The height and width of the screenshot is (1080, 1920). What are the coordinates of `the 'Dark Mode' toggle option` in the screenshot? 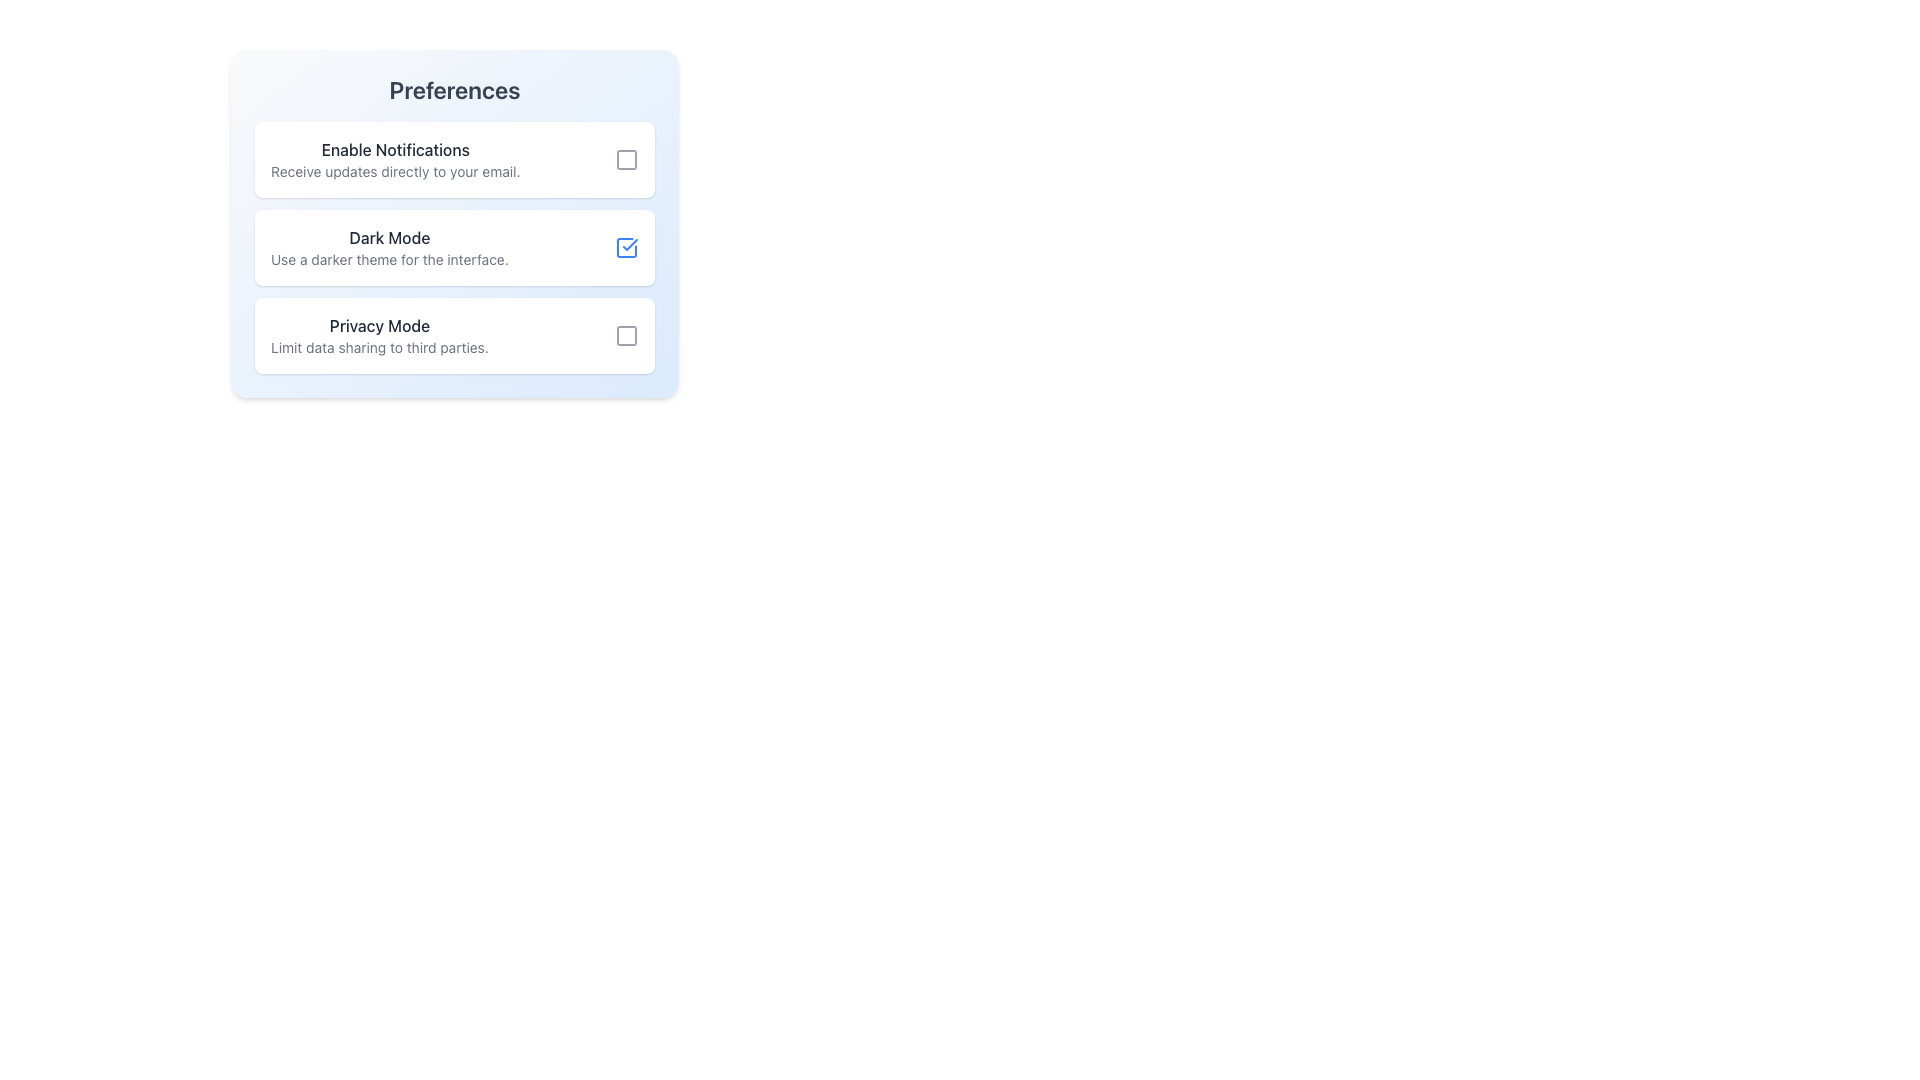 It's located at (454, 246).